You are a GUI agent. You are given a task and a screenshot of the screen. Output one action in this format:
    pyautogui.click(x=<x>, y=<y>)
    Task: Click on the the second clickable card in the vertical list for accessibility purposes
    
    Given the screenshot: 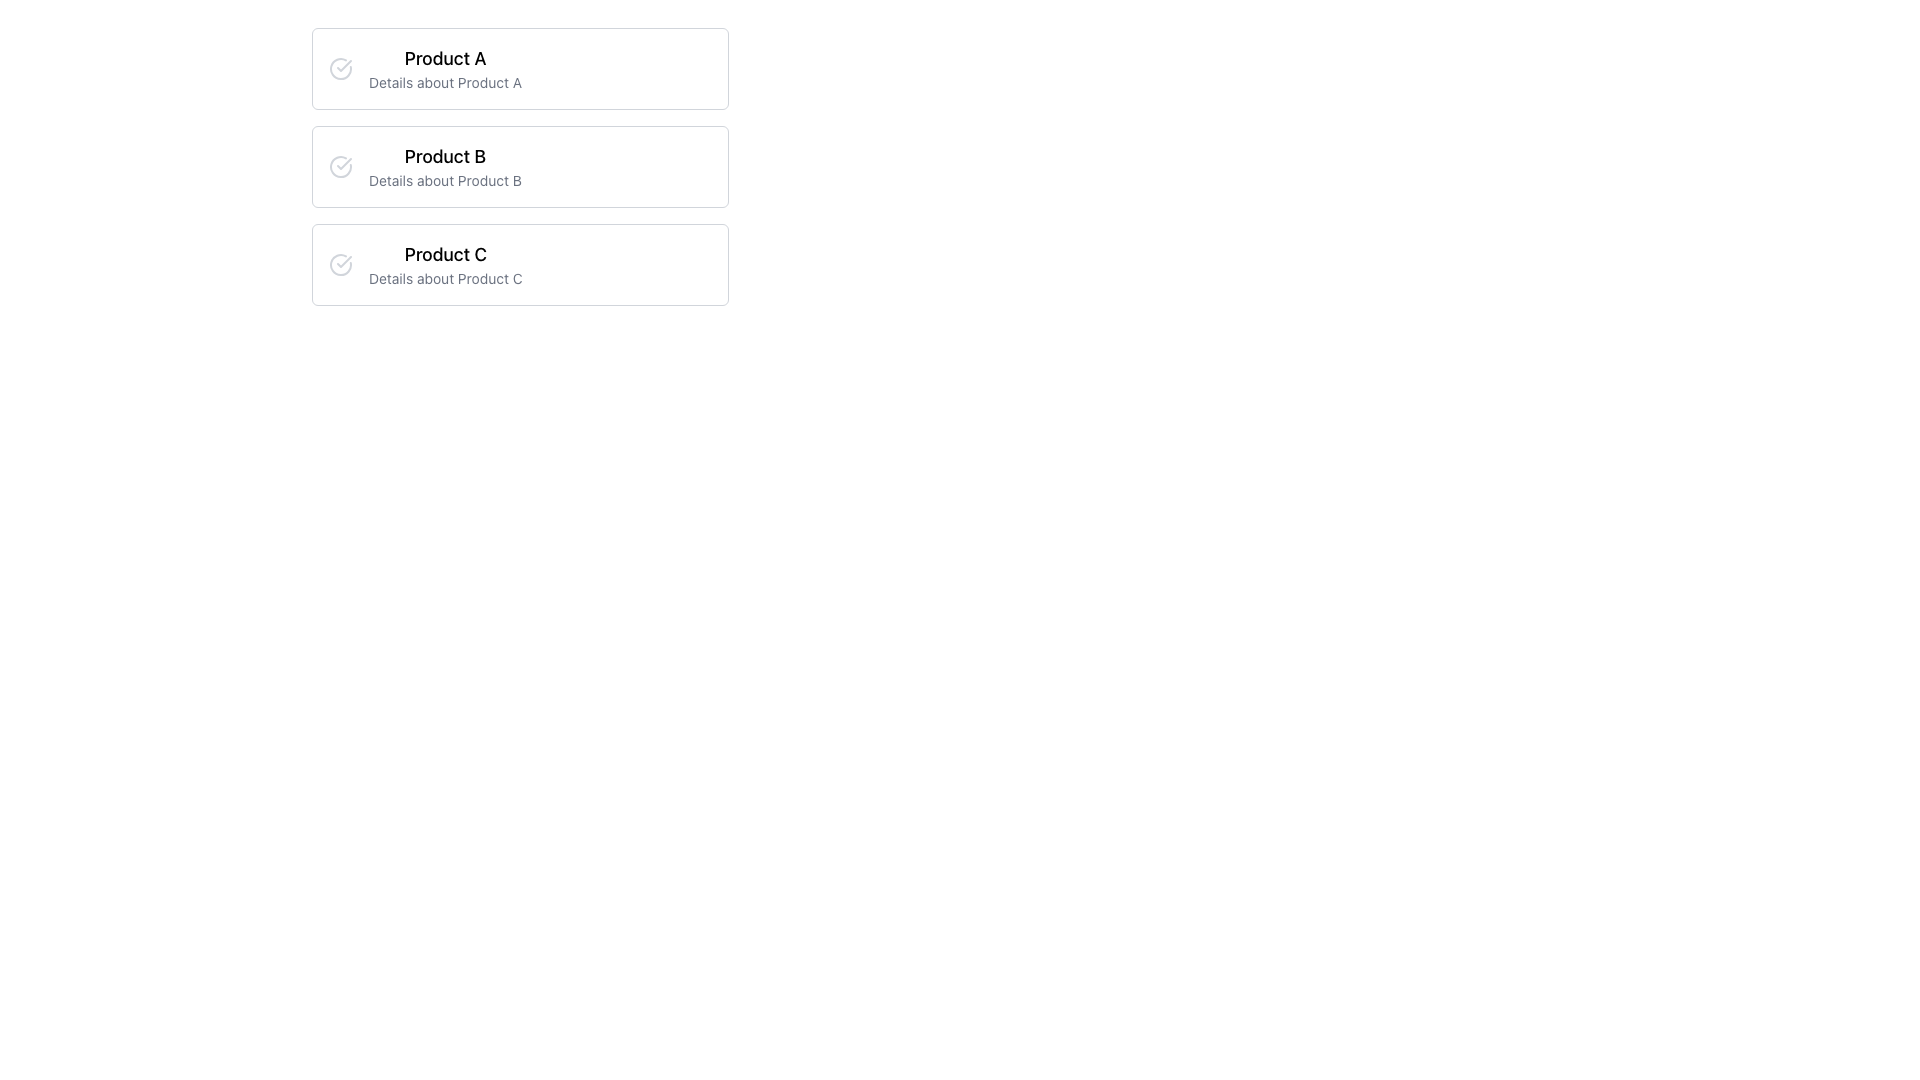 What is the action you would take?
    pyautogui.click(x=520, y=165)
    